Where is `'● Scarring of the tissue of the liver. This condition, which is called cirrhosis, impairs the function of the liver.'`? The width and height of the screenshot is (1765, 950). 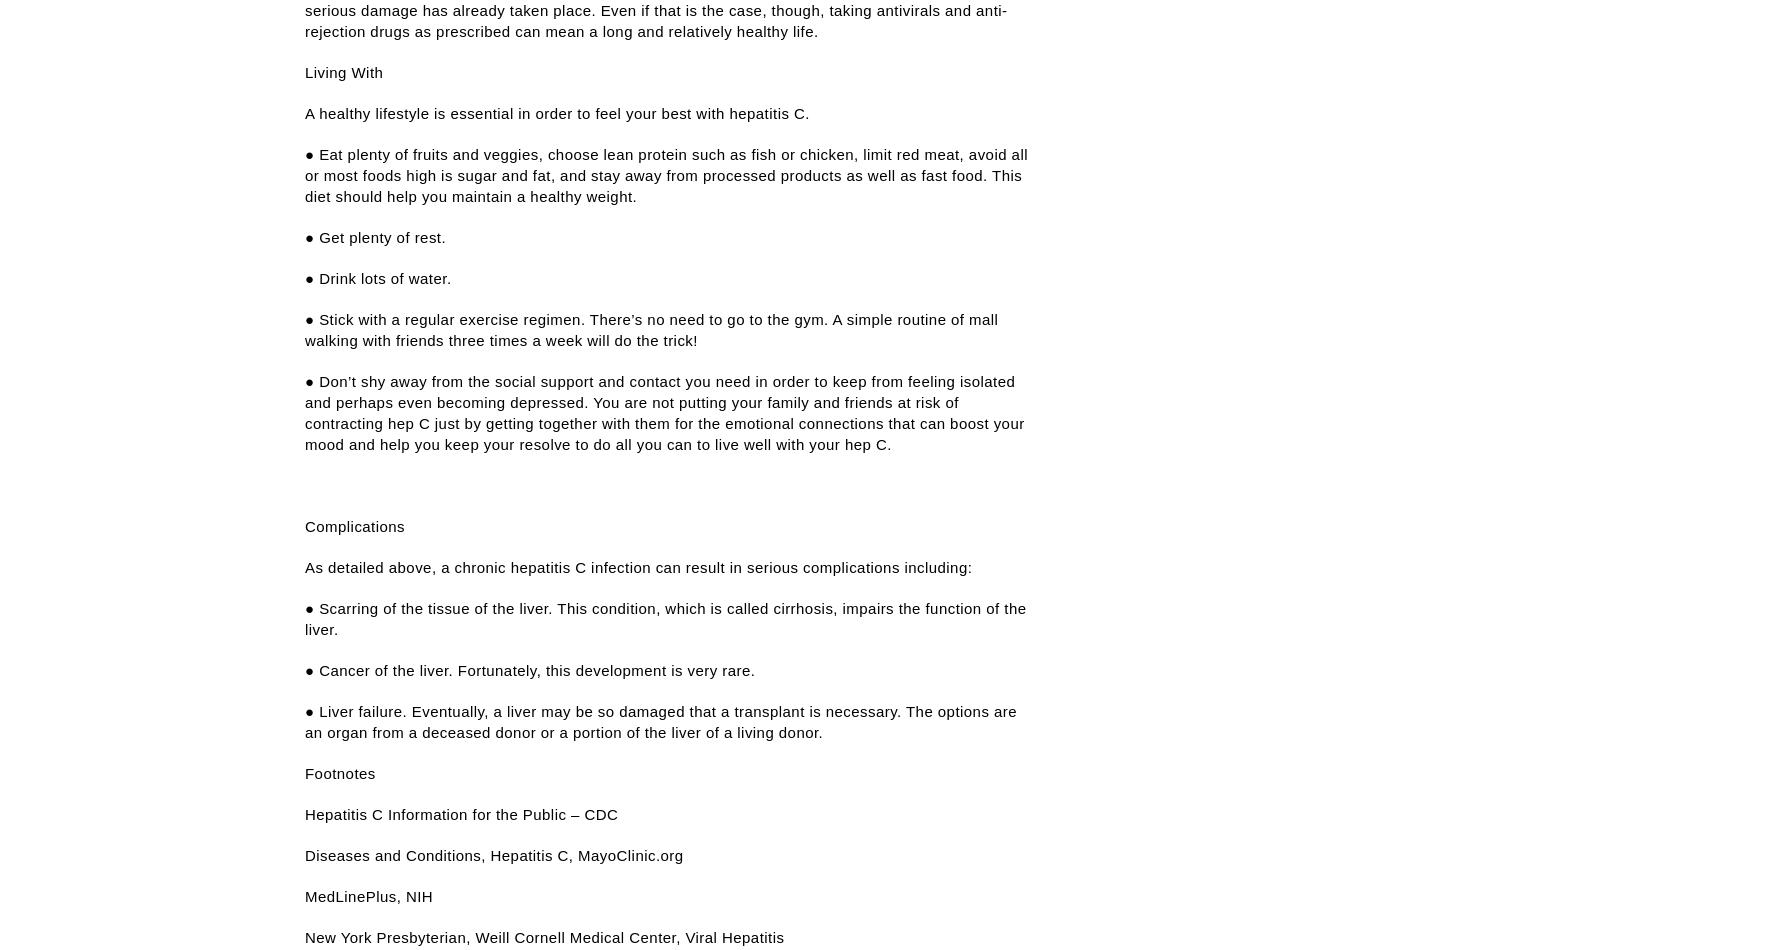
'● Scarring of the tissue of the liver. This condition, which is called cirrhosis, impairs the function of the liver.' is located at coordinates (664, 619).